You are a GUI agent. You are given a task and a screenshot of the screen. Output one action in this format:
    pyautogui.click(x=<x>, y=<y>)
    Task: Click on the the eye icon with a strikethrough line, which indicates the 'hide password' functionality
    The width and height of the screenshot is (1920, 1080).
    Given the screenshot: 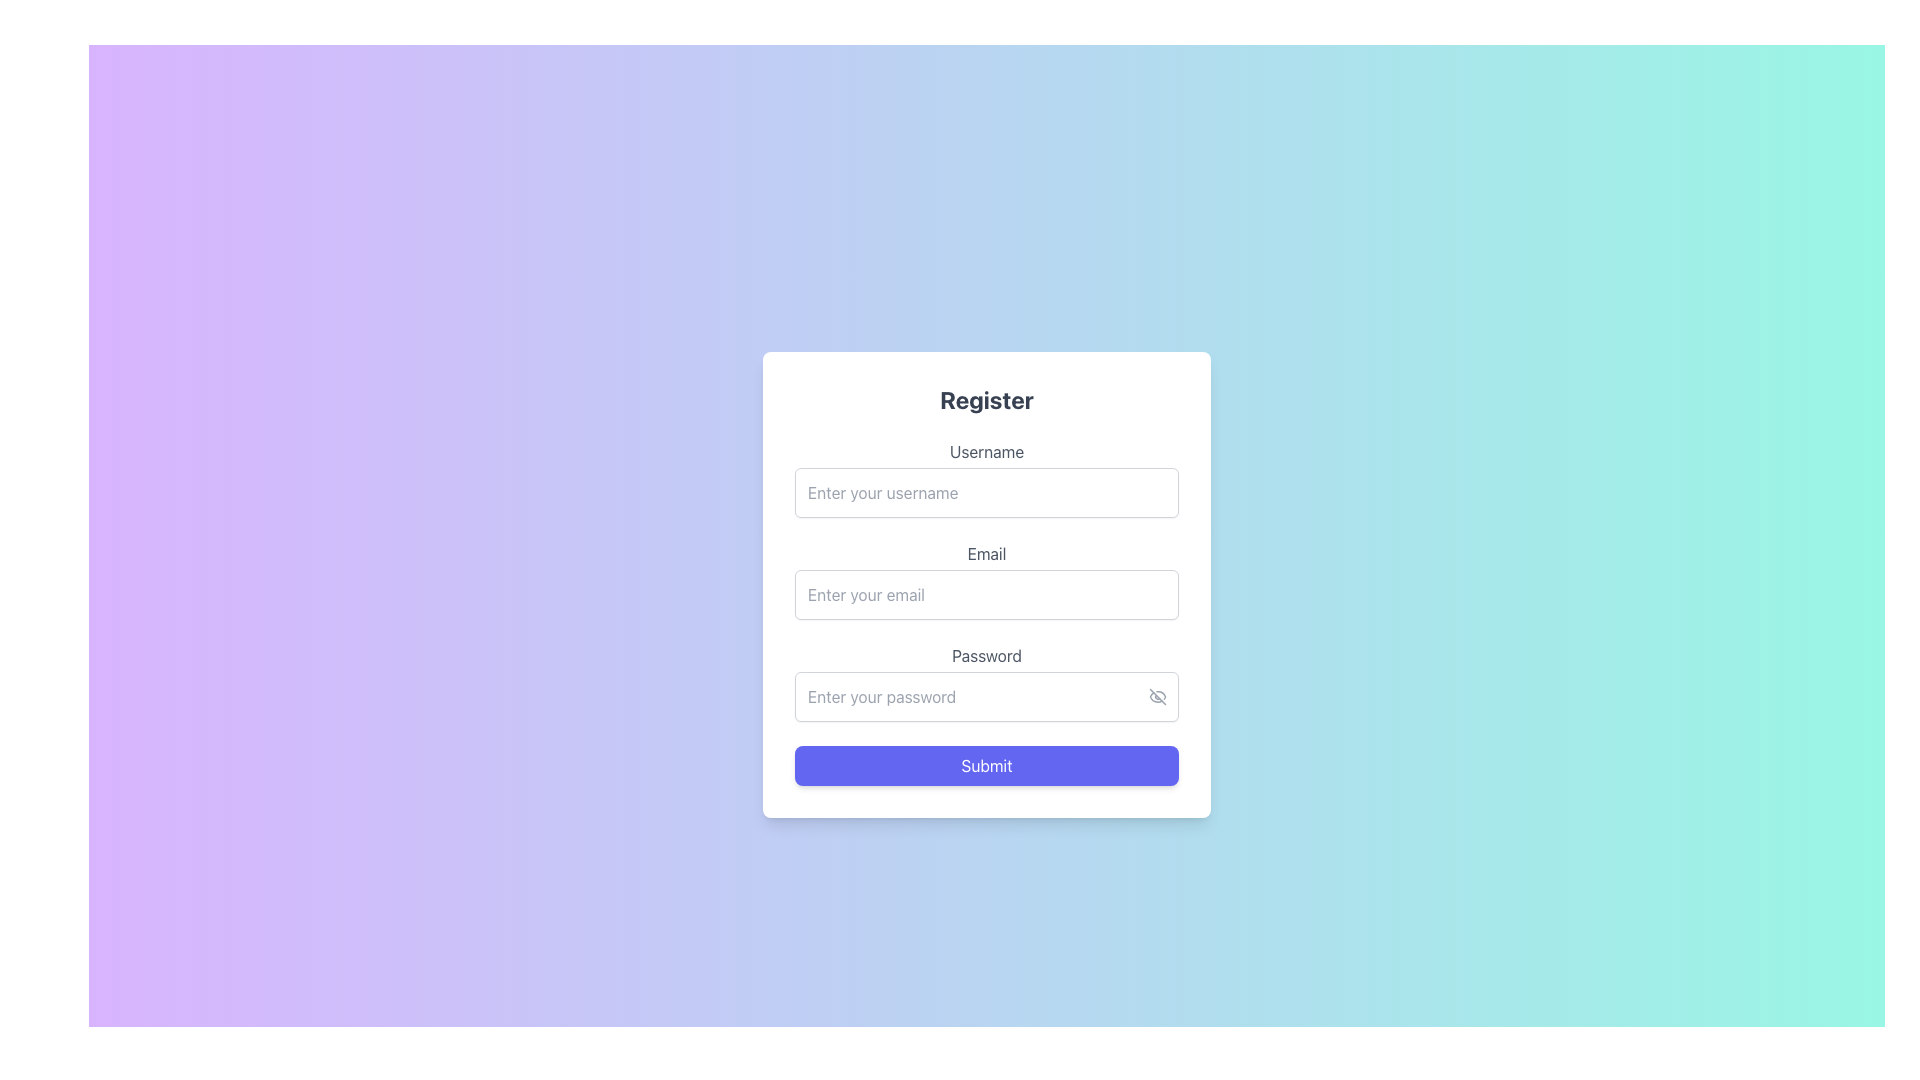 What is the action you would take?
    pyautogui.click(x=1157, y=696)
    